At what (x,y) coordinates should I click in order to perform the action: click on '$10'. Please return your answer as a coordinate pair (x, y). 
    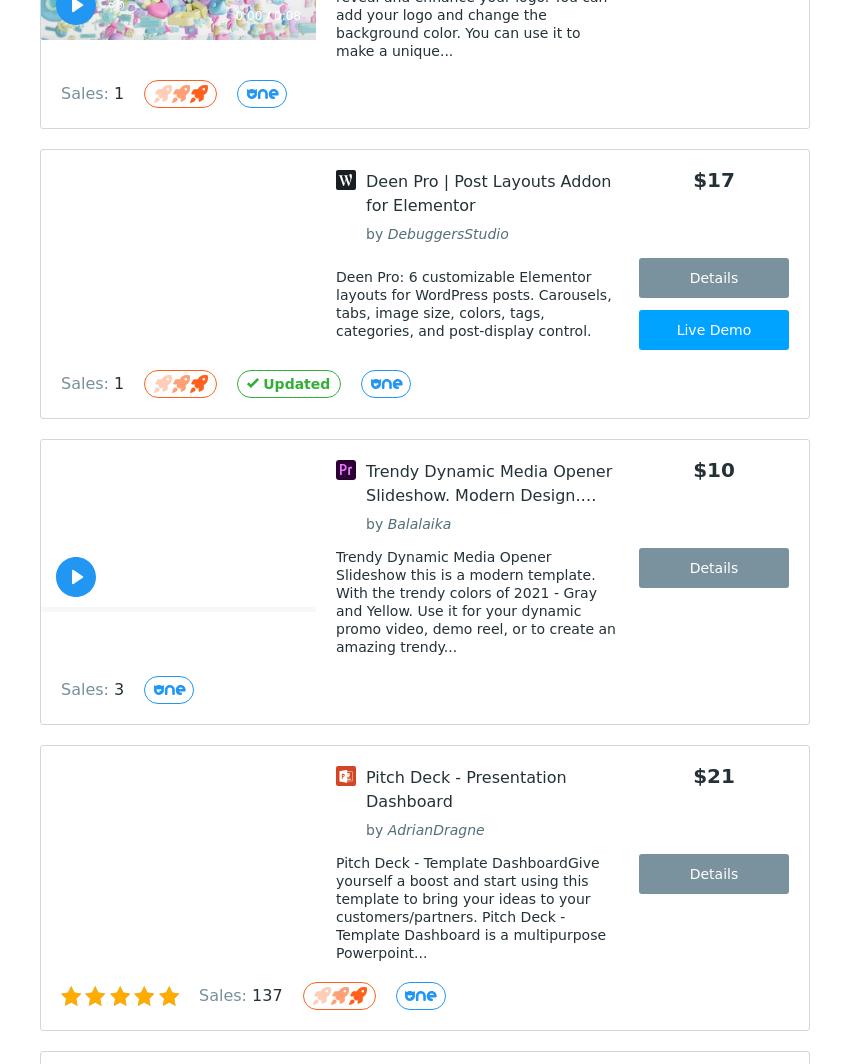
    Looking at the image, I should click on (712, 469).